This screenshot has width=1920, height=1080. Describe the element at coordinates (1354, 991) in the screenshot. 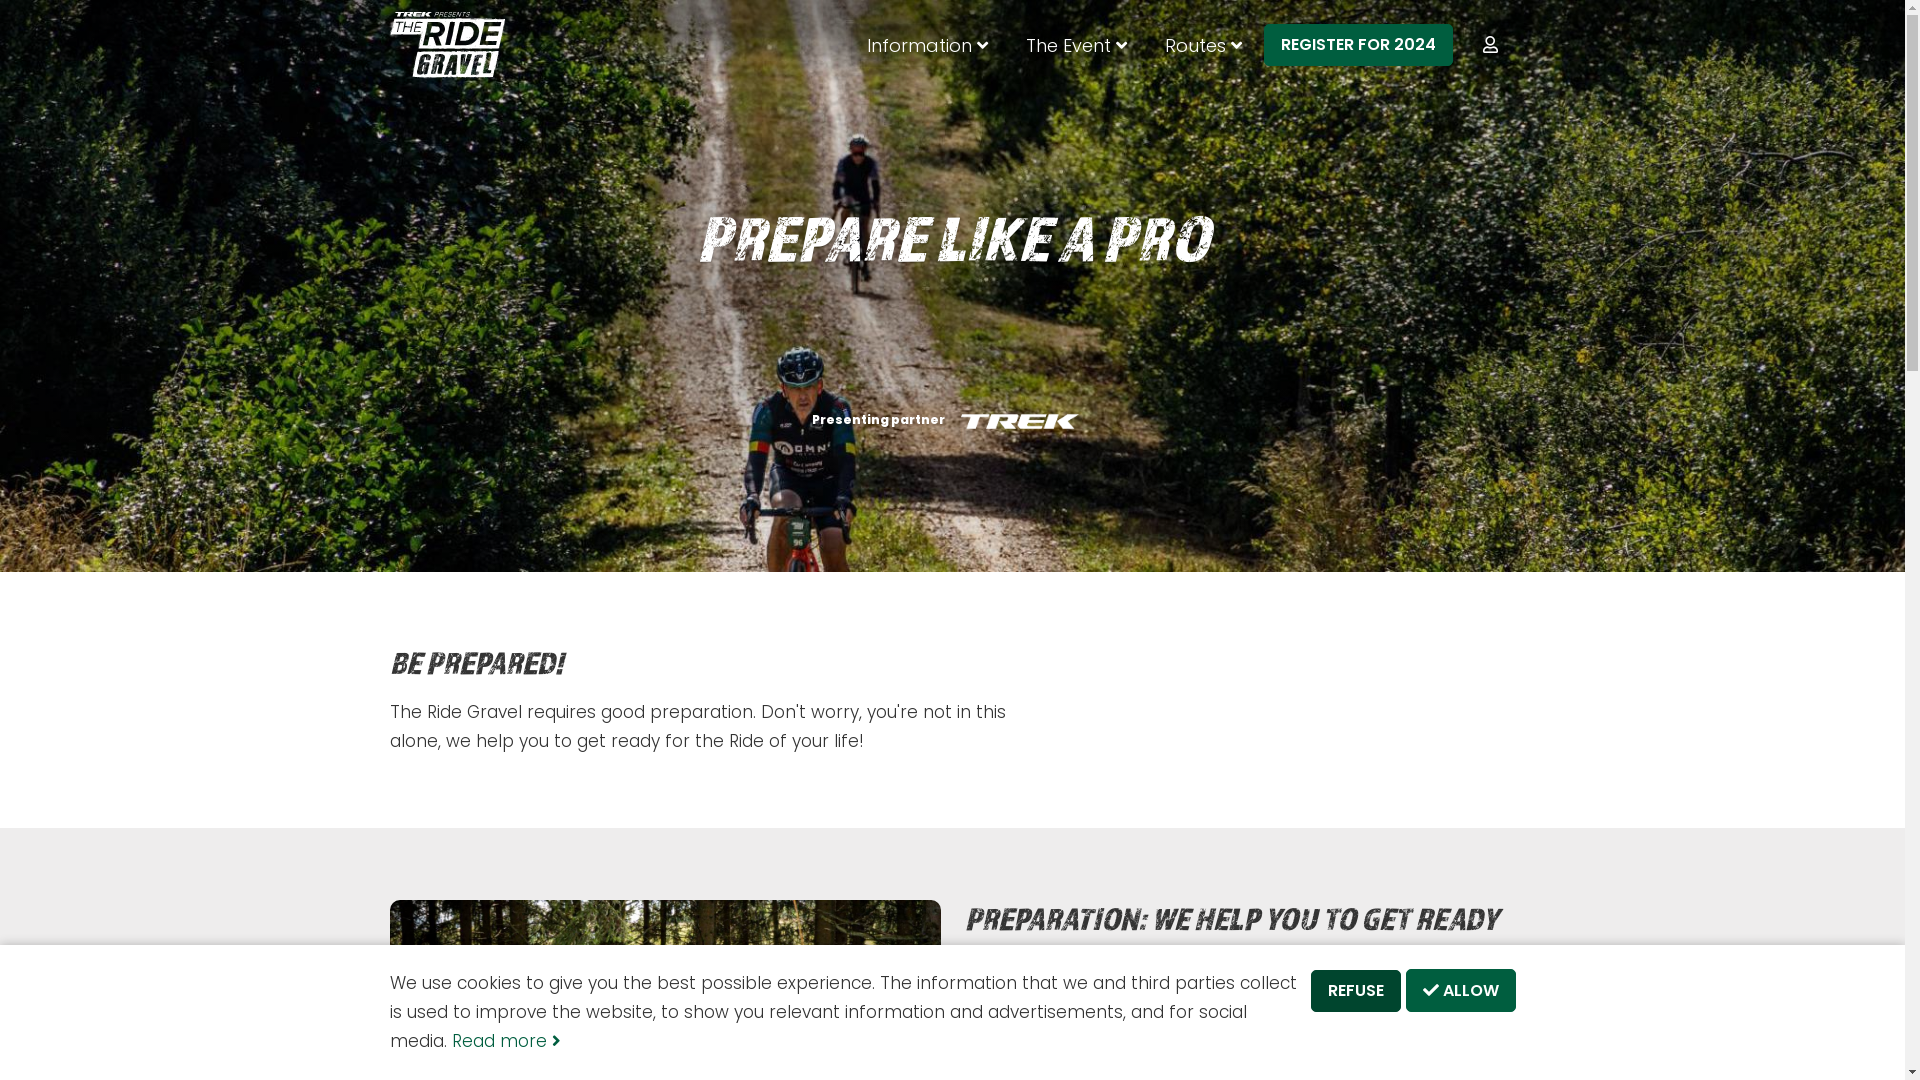

I see `'REFUSE'` at that location.